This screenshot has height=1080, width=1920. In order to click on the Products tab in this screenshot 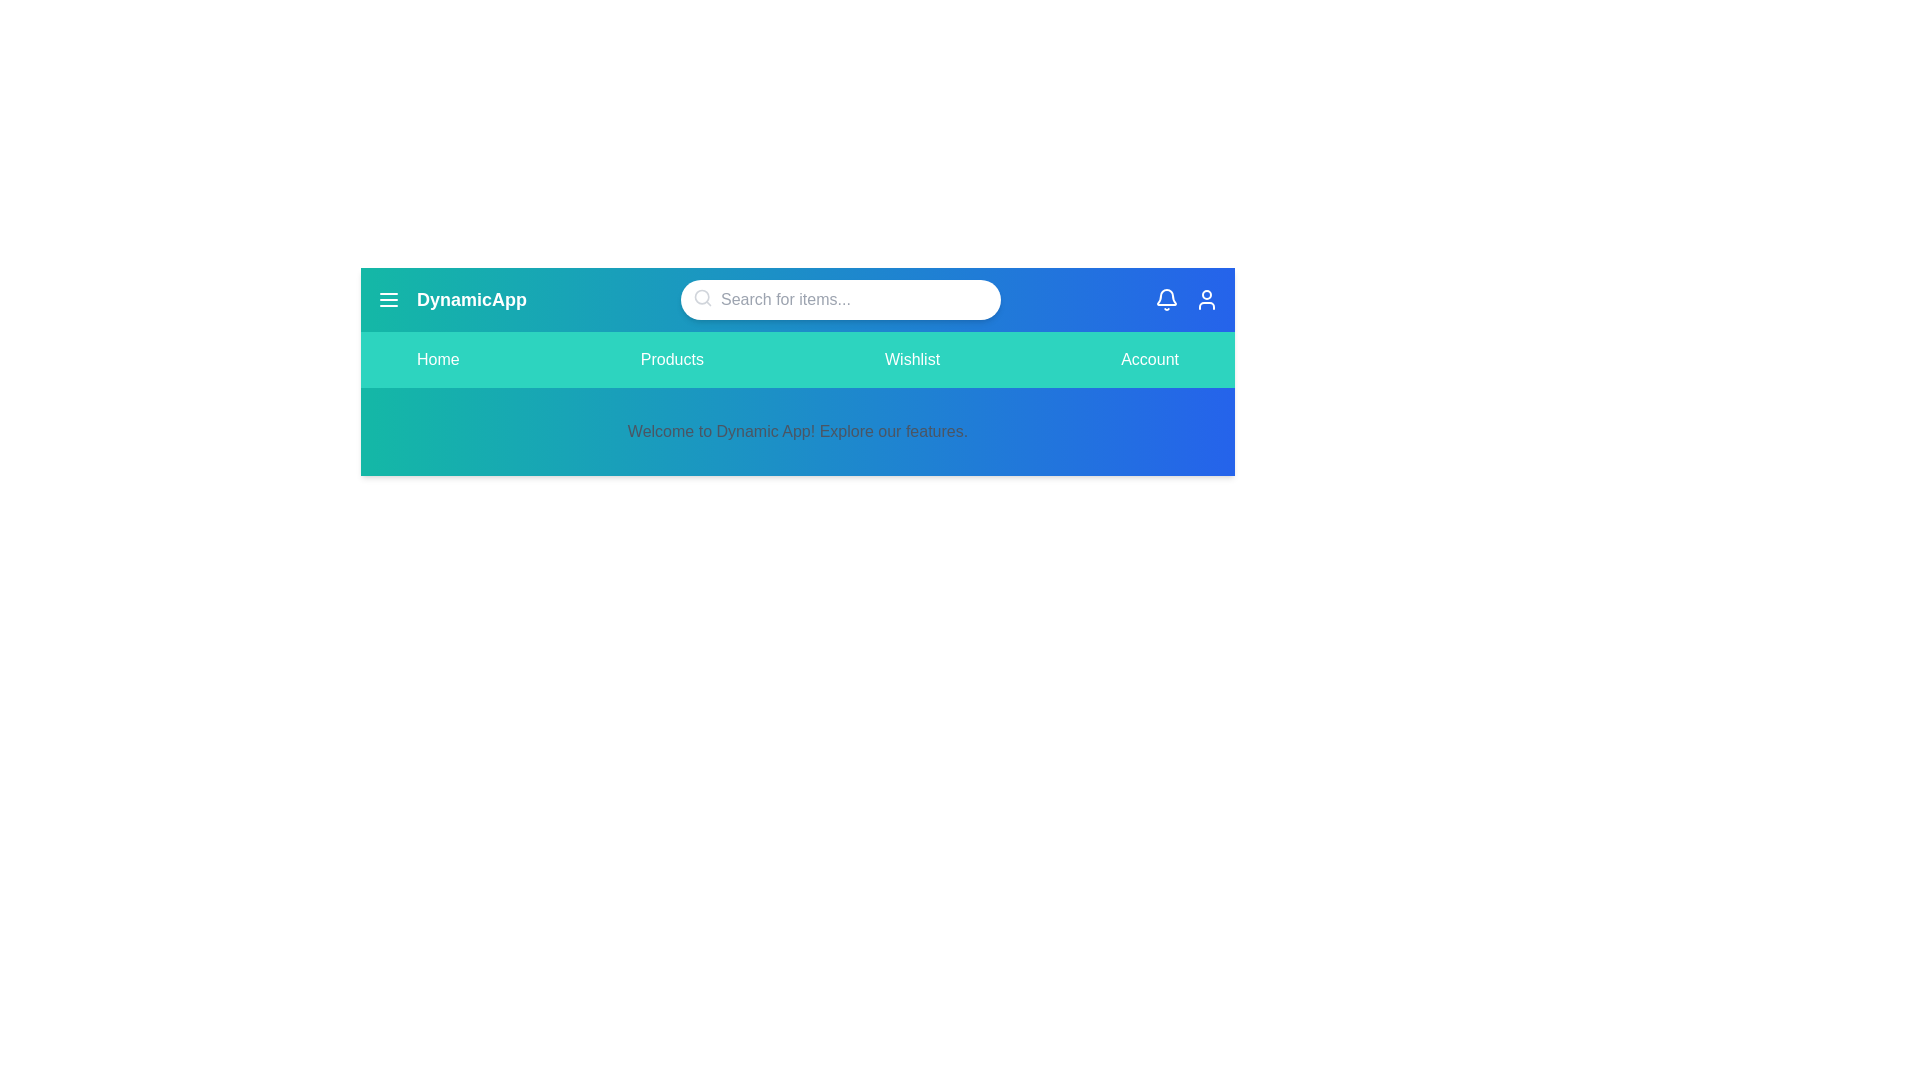, I will do `click(672, 358)`.